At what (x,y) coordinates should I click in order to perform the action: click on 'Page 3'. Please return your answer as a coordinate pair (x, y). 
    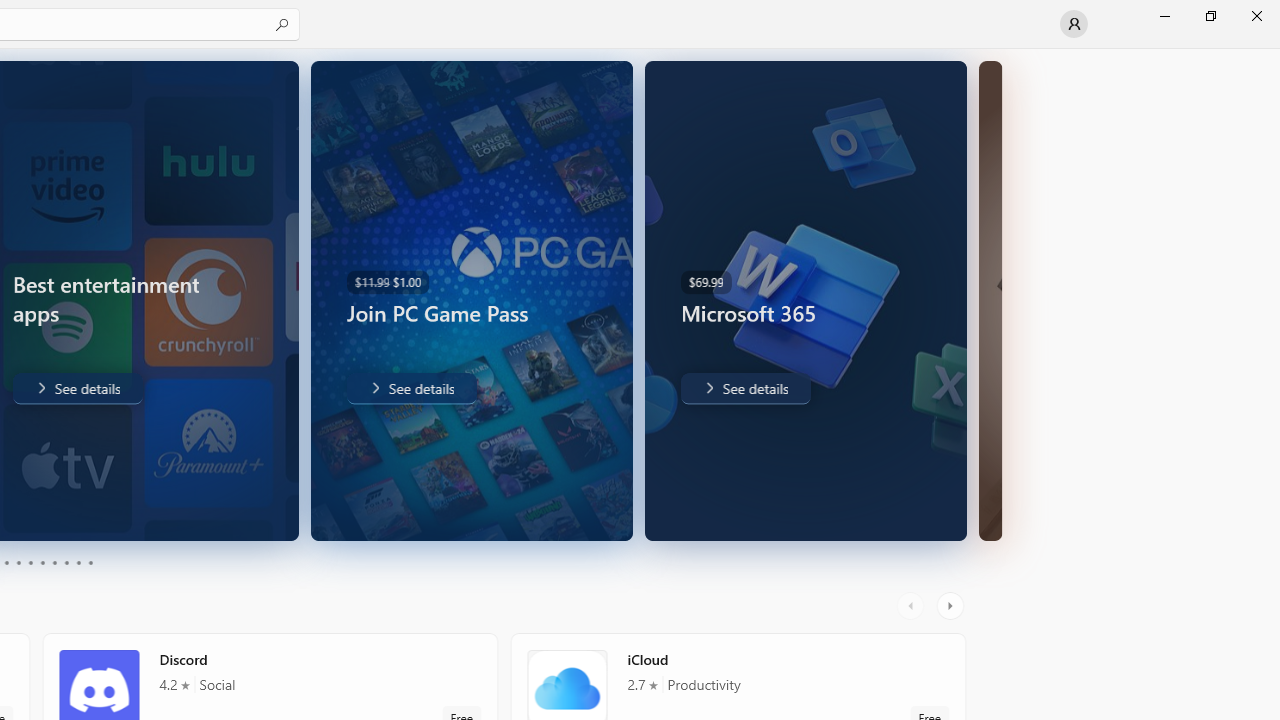
    Looking at the image, I should click on (5, 563).